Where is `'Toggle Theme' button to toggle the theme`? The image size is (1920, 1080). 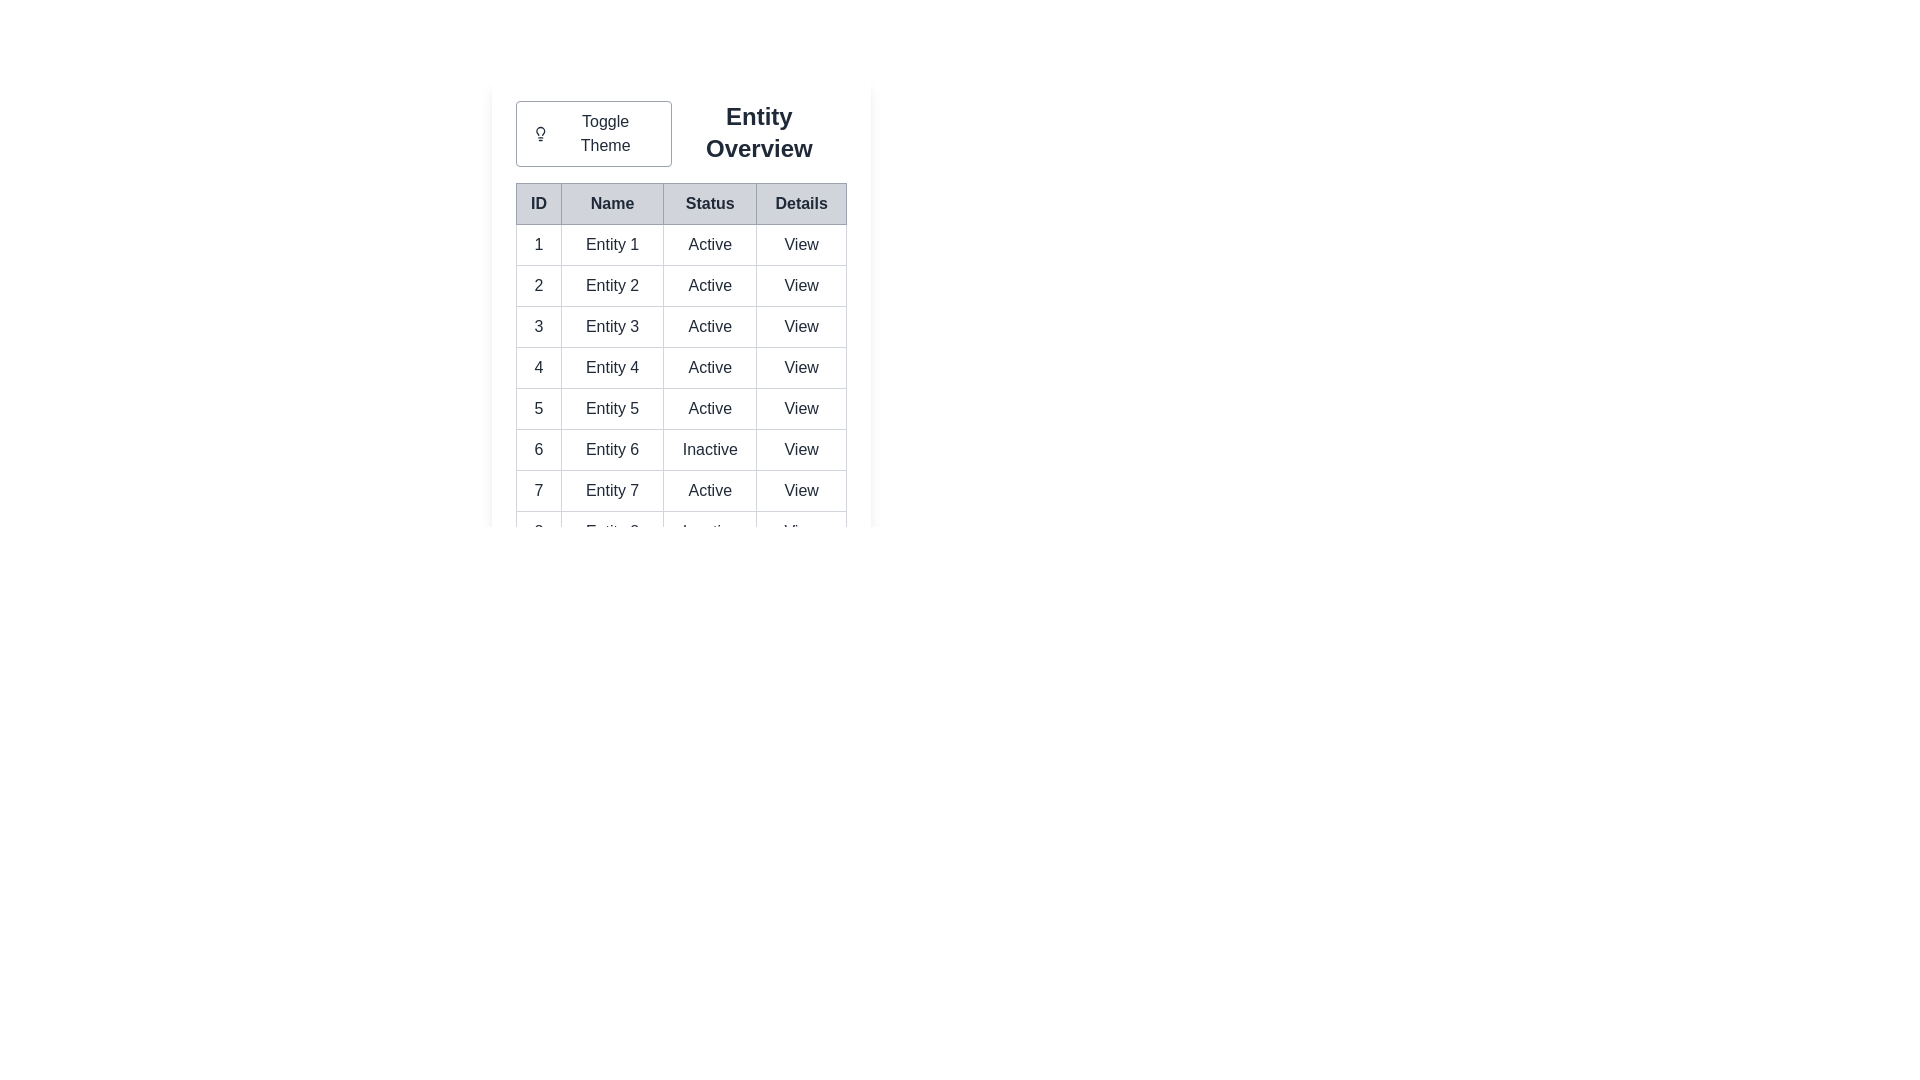 'Toggle Theme' button to toggle the theme is located at coordinates (592, 134).